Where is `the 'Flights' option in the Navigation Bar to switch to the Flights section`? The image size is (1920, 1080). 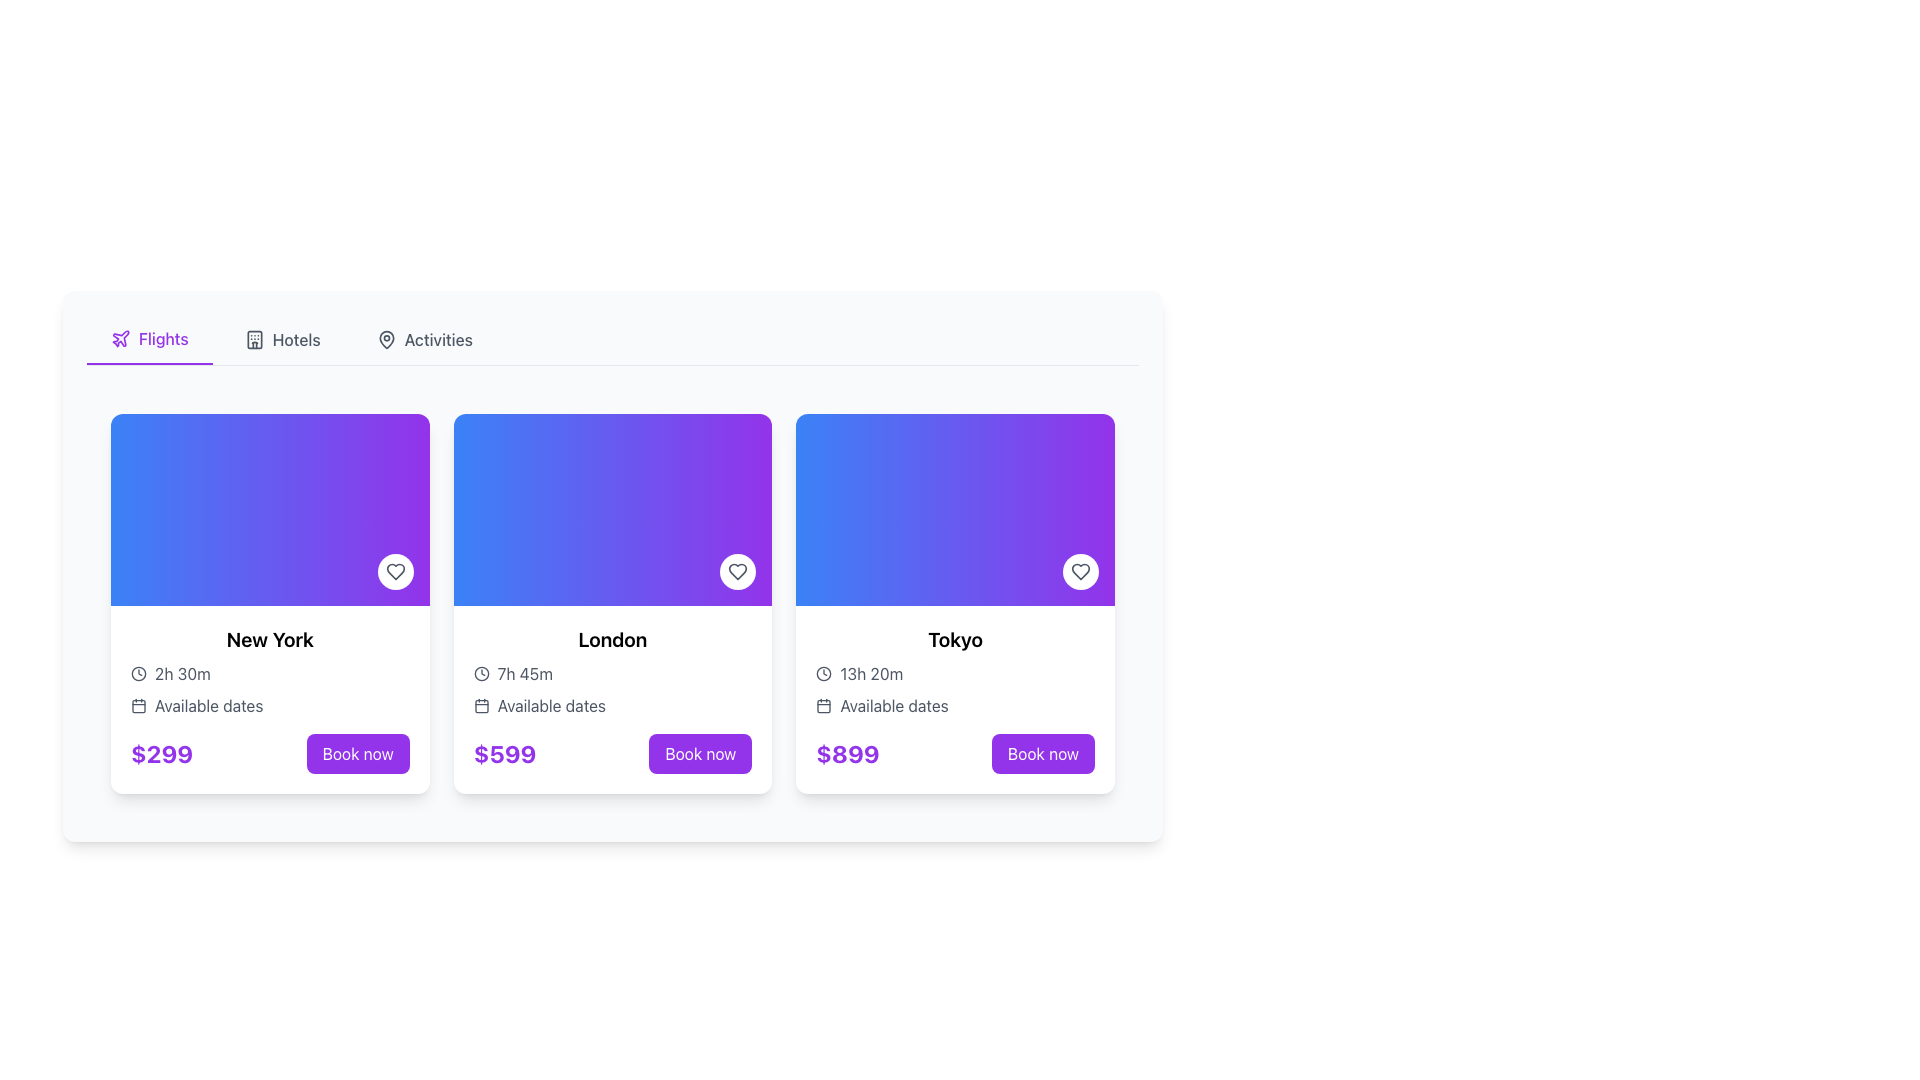
the 'Flights' option in the Navigation Bar to switch to the Flights section is located at coordinates (612, 338).